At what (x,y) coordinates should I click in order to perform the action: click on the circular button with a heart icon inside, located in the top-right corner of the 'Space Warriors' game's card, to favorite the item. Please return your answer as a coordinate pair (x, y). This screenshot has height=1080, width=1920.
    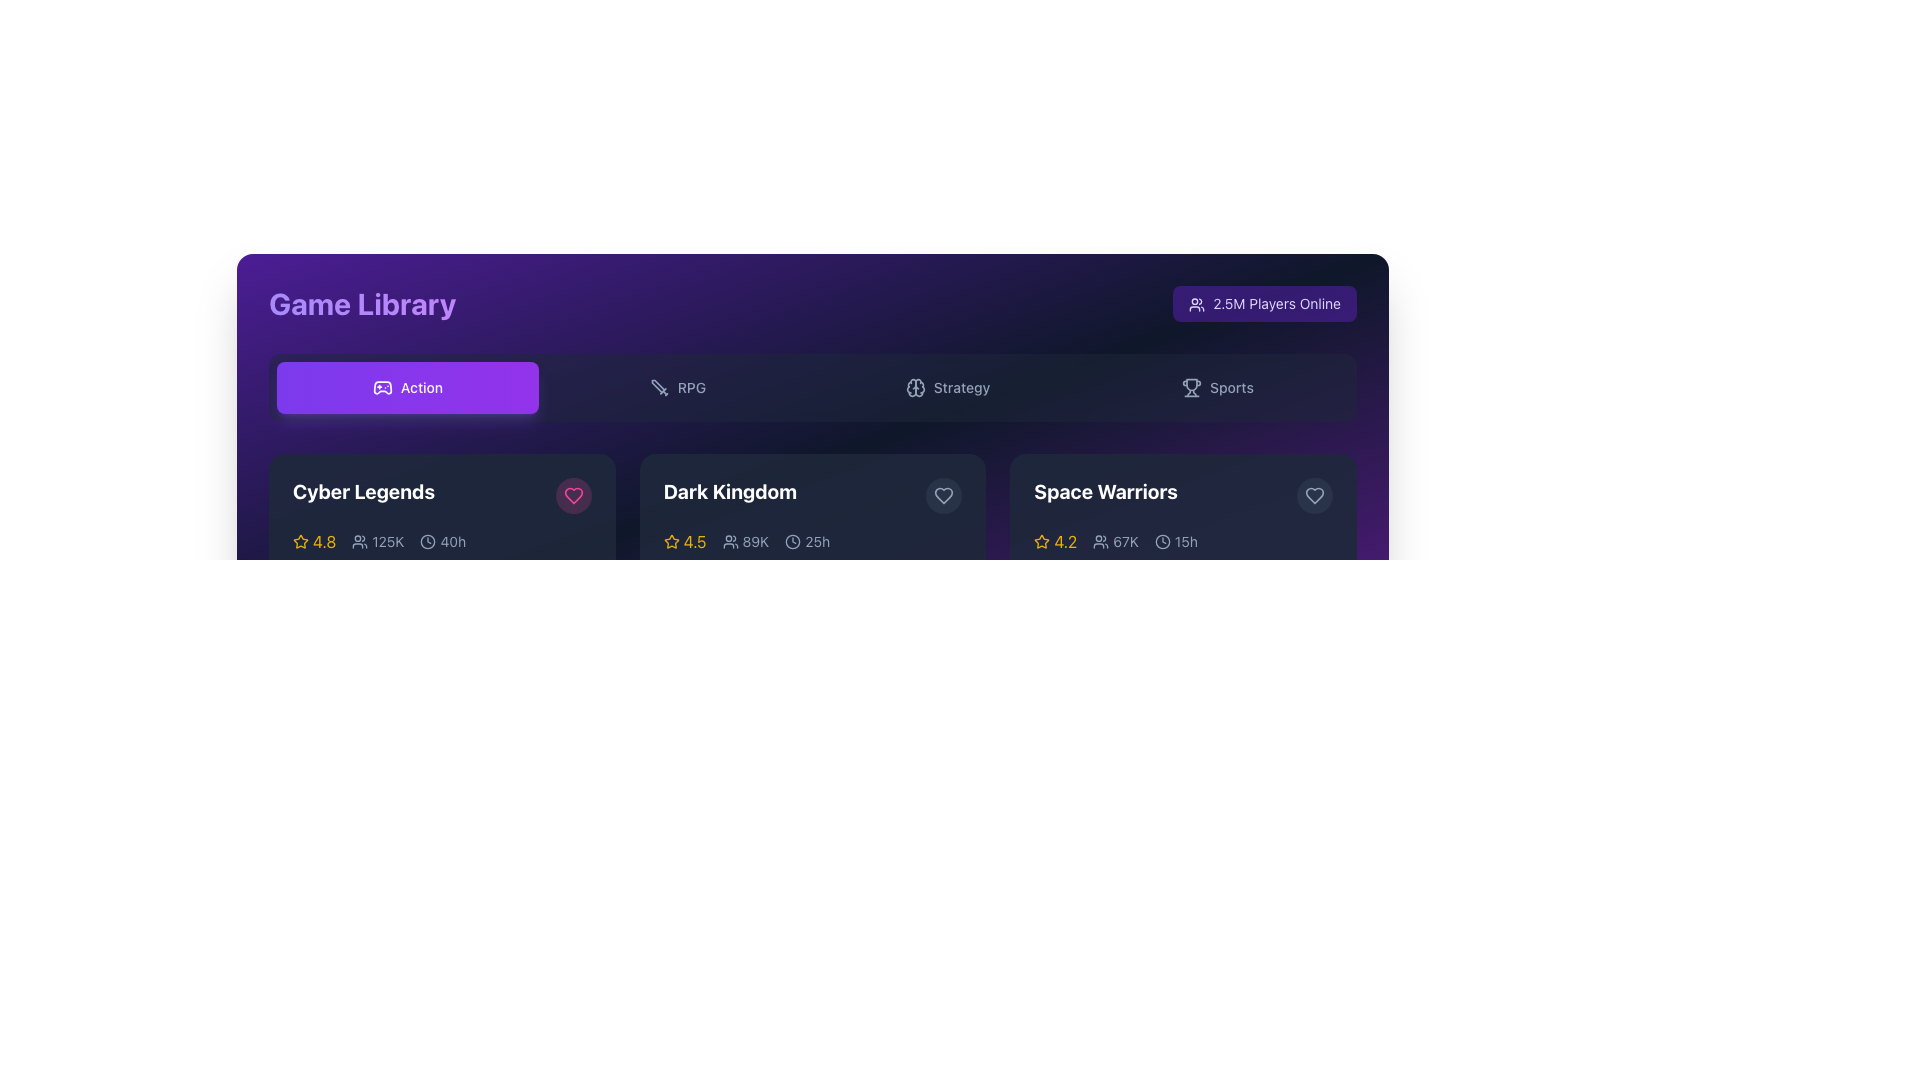
    Looking at the image, I should click on (1315, 495).